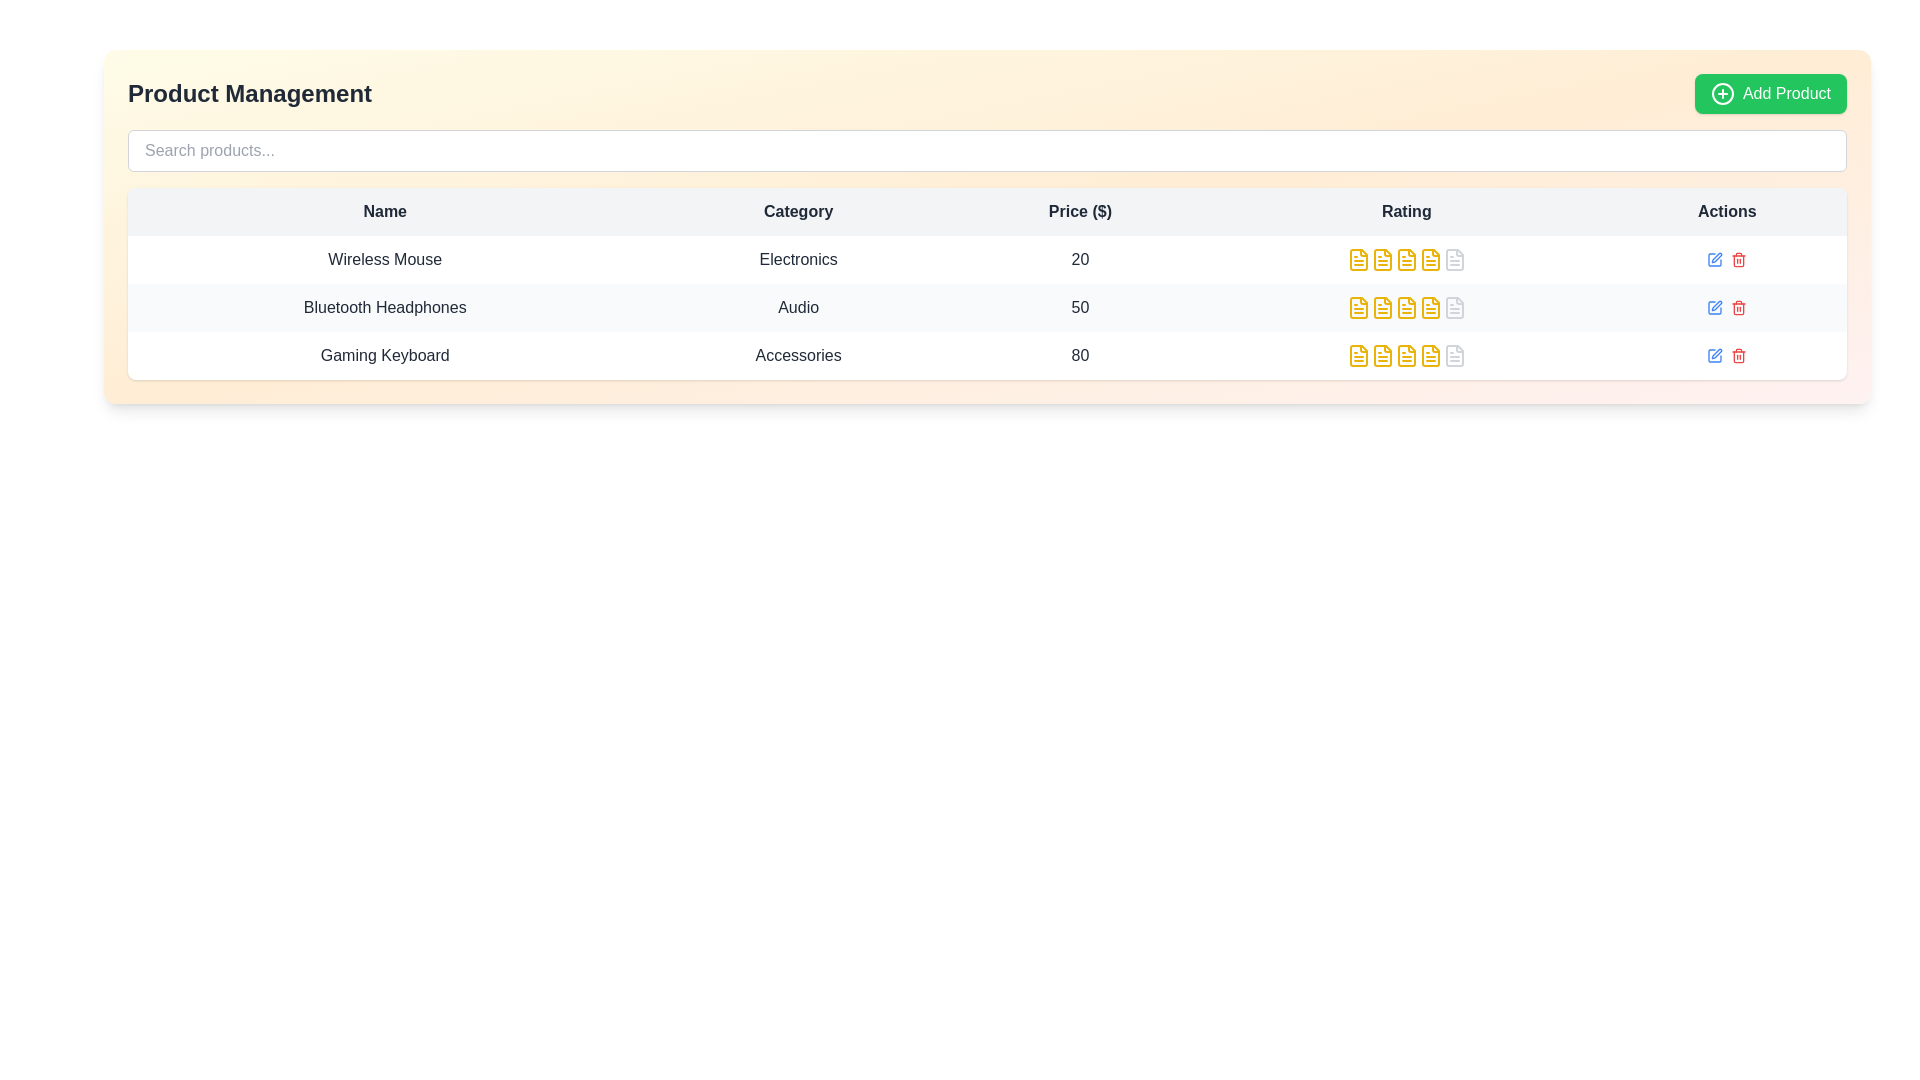 The height and width of the screenshot is (1080, 1920). I want to click on the text header 'Name' which is displayed in bold on a light gray background, located in the first column of a table layout, so click(385, 212).